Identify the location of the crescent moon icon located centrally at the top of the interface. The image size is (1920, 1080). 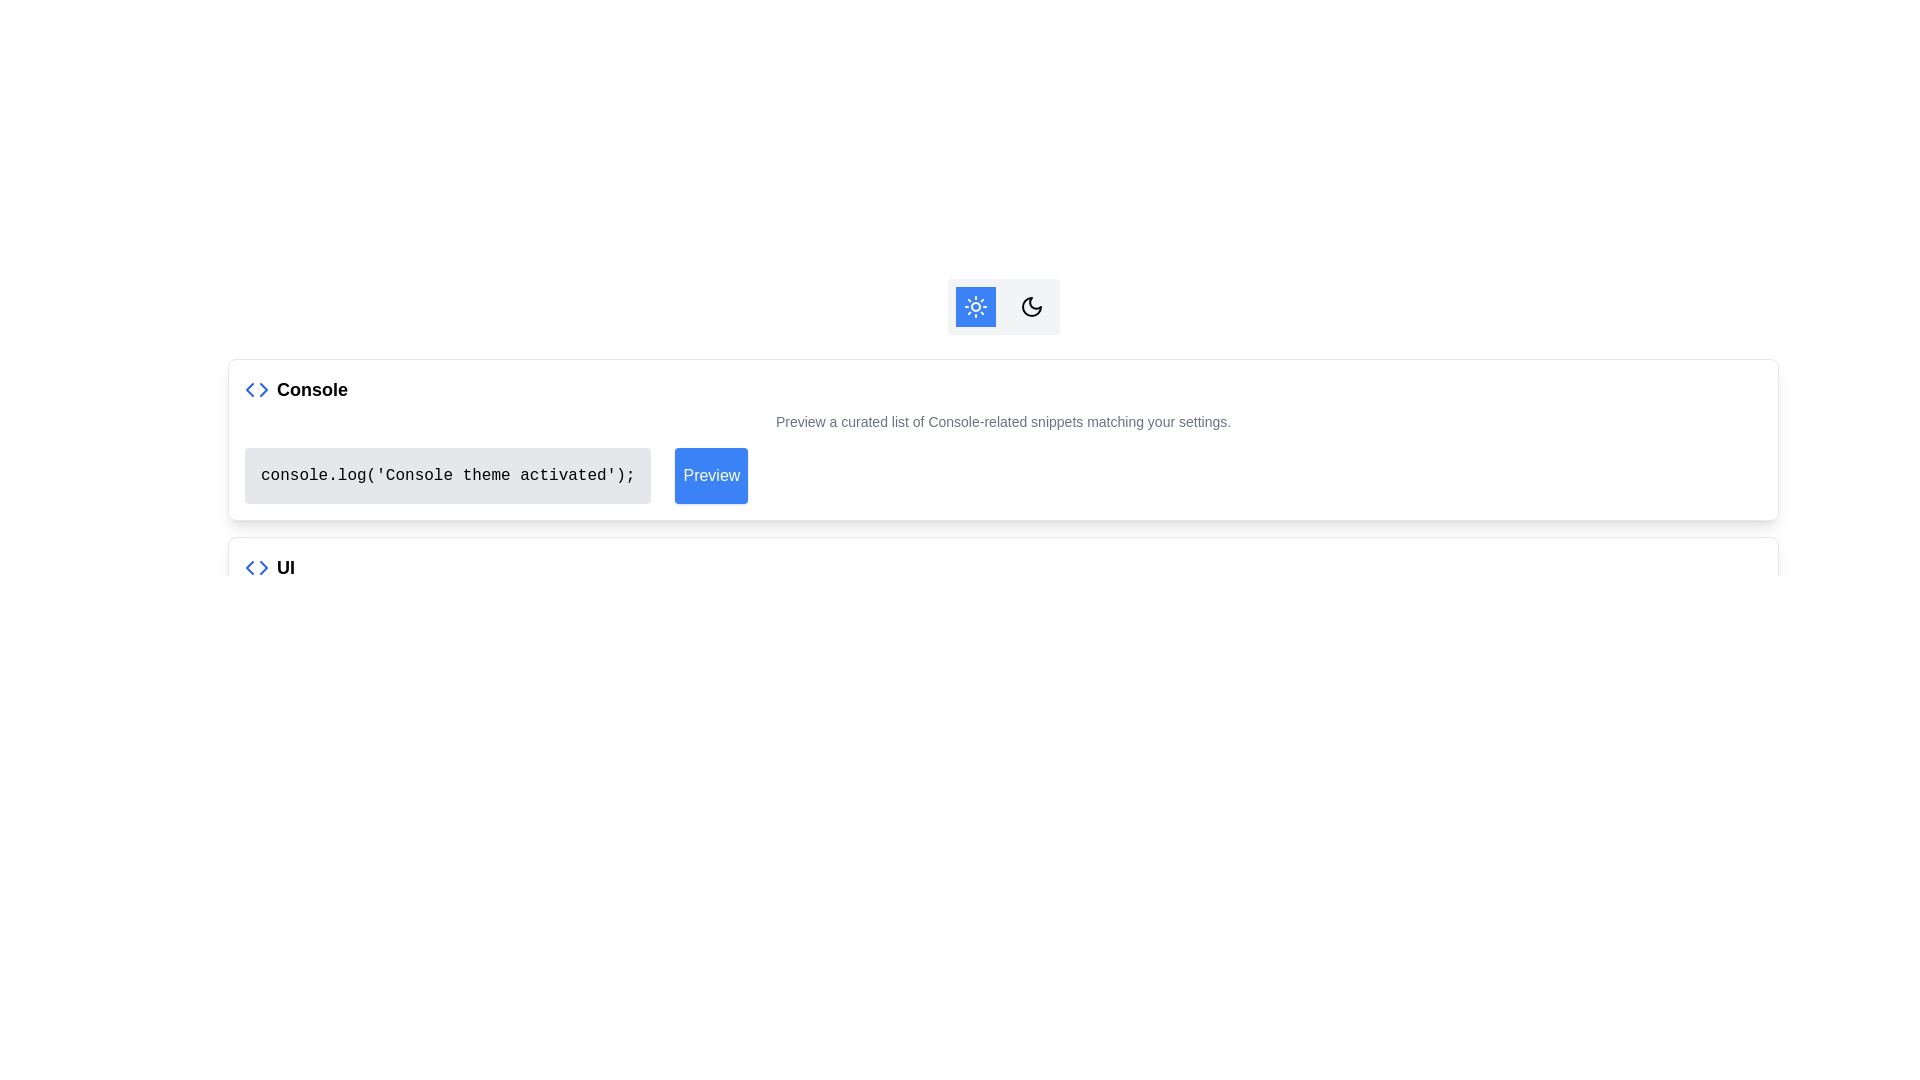
(1031, 307).